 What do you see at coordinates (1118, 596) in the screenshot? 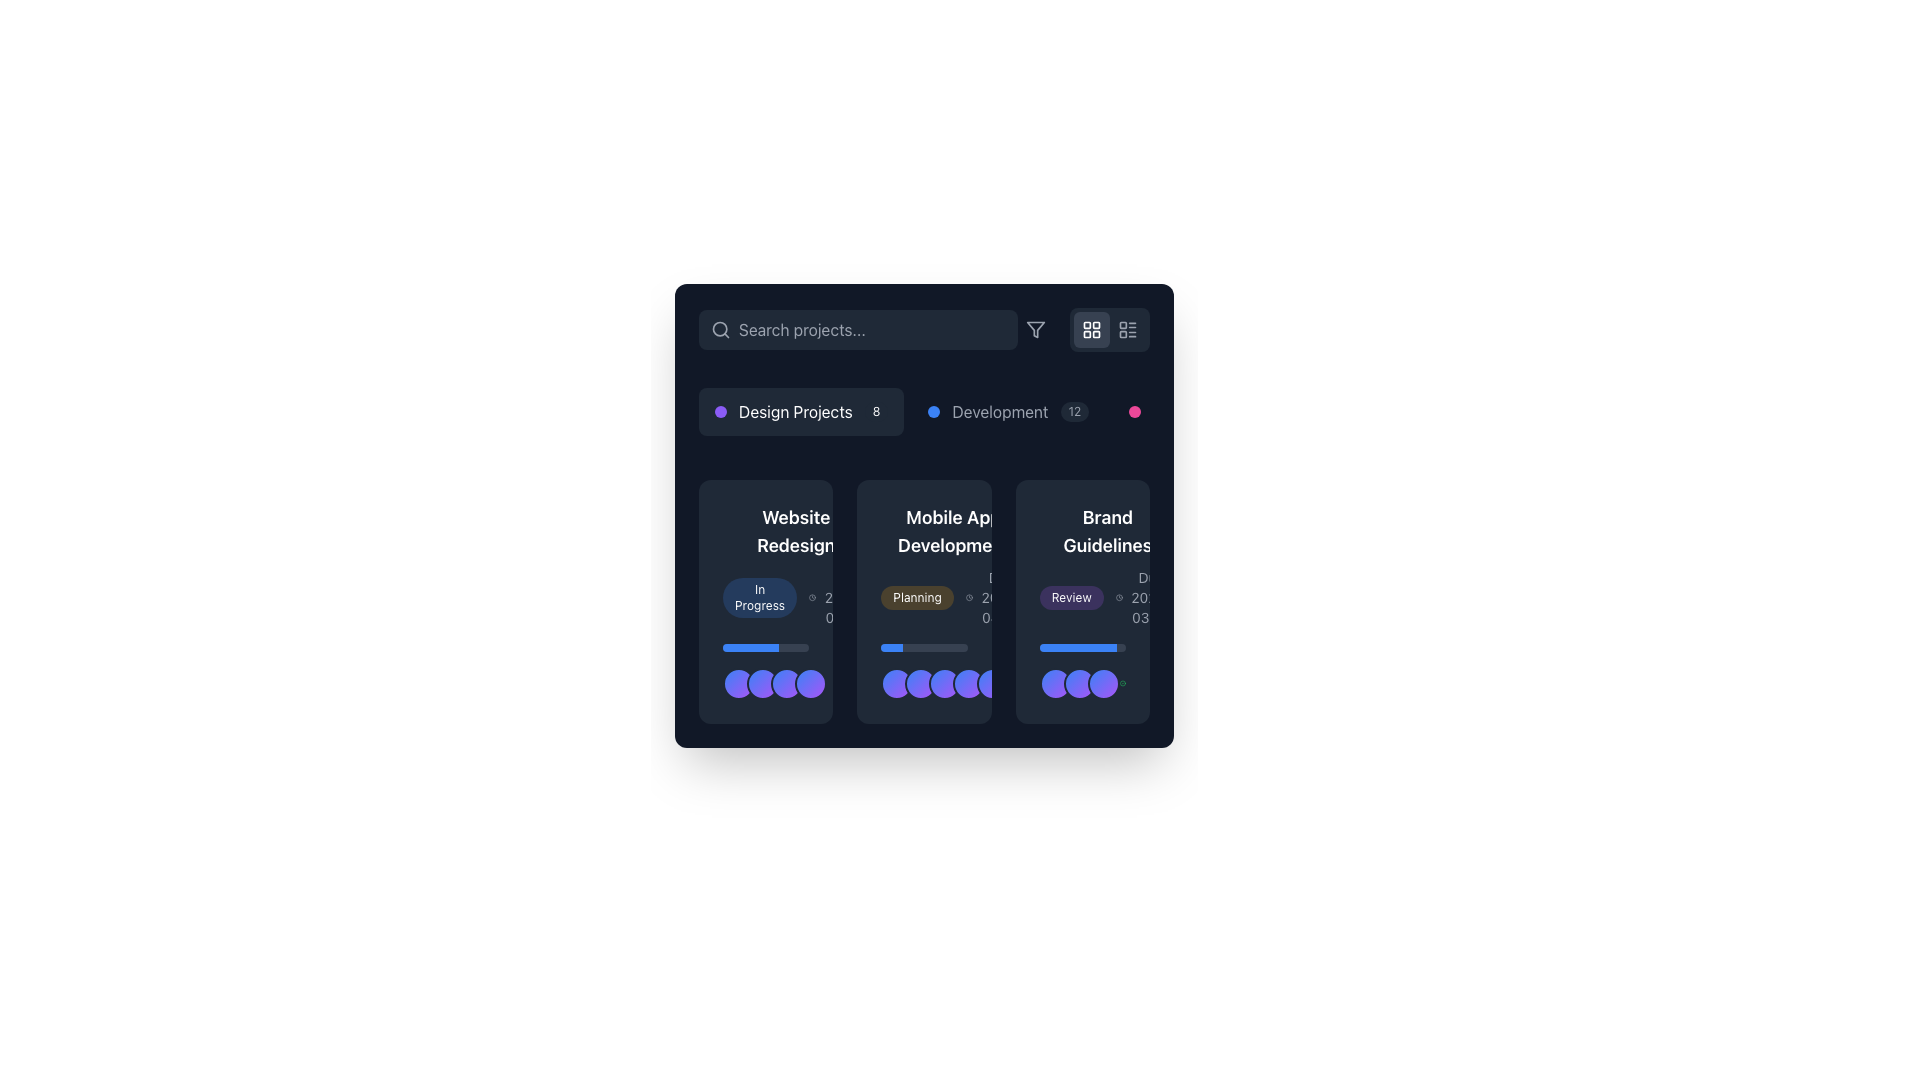
I see `the small gray clock icon SVG graphic located` at bounding box center [1118, 596].